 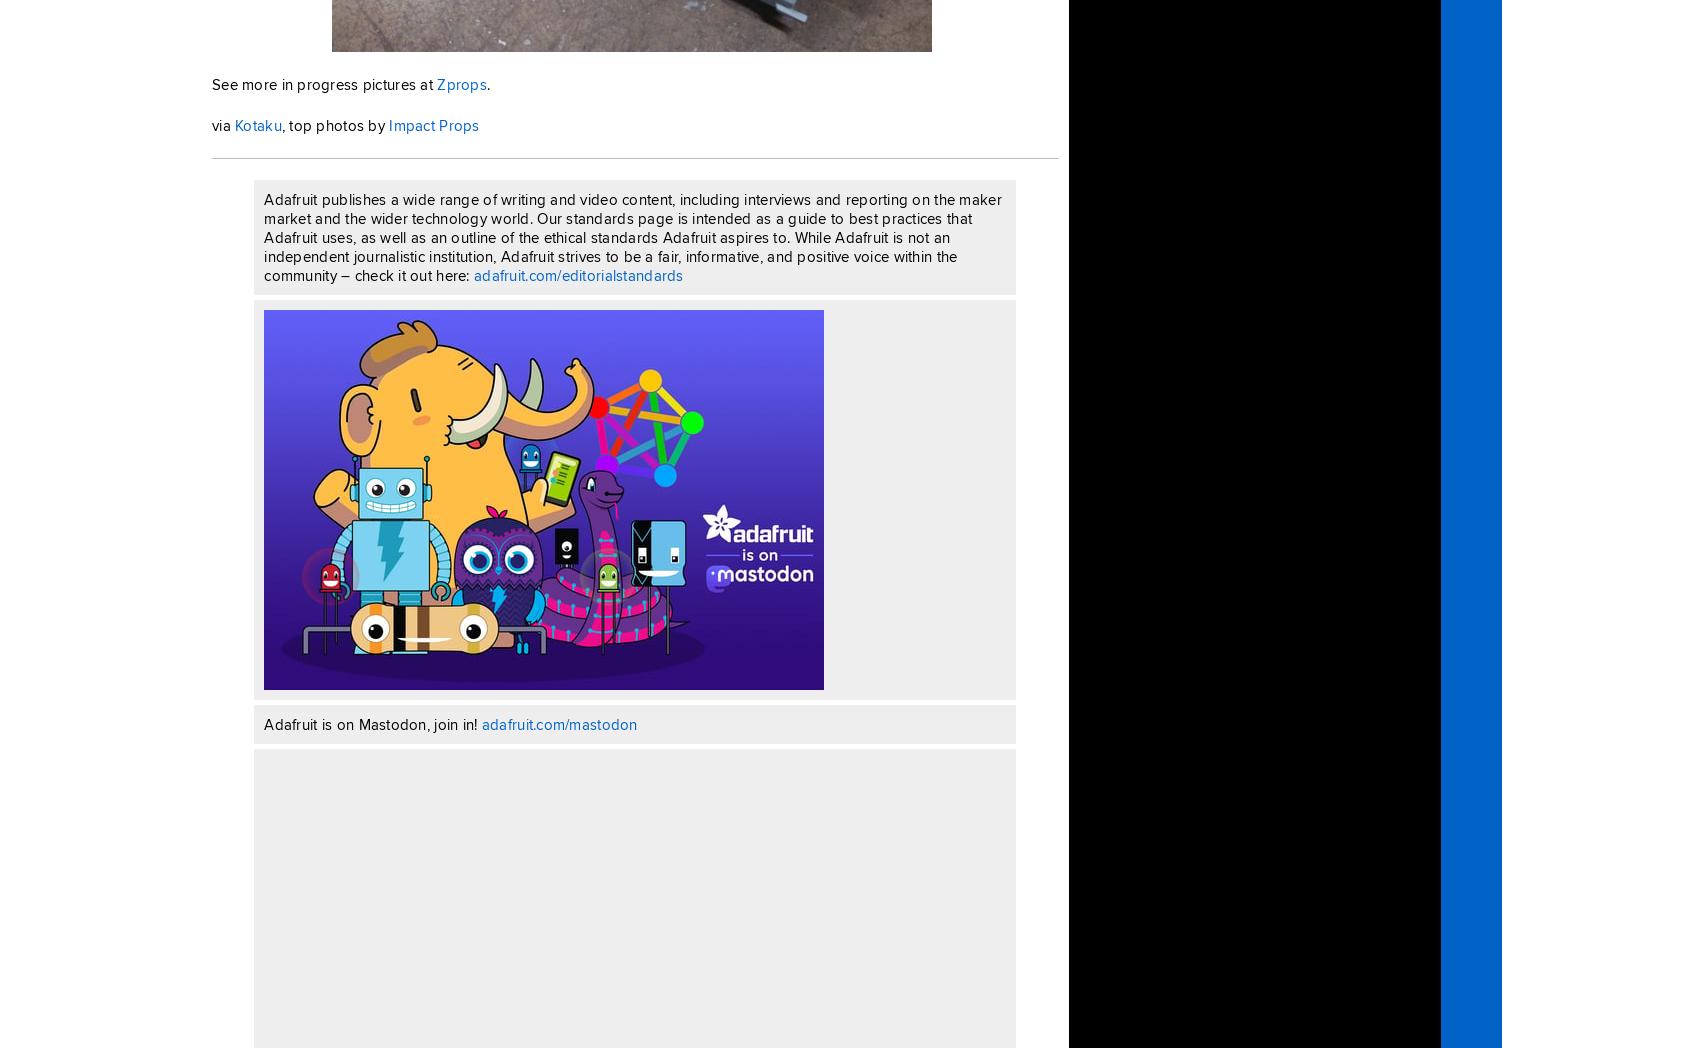 What do you see at coordinates (474, 273) in the screenshot?
I see `'adafruit.com/editorialstandards'` at bounding box center [474, 273].